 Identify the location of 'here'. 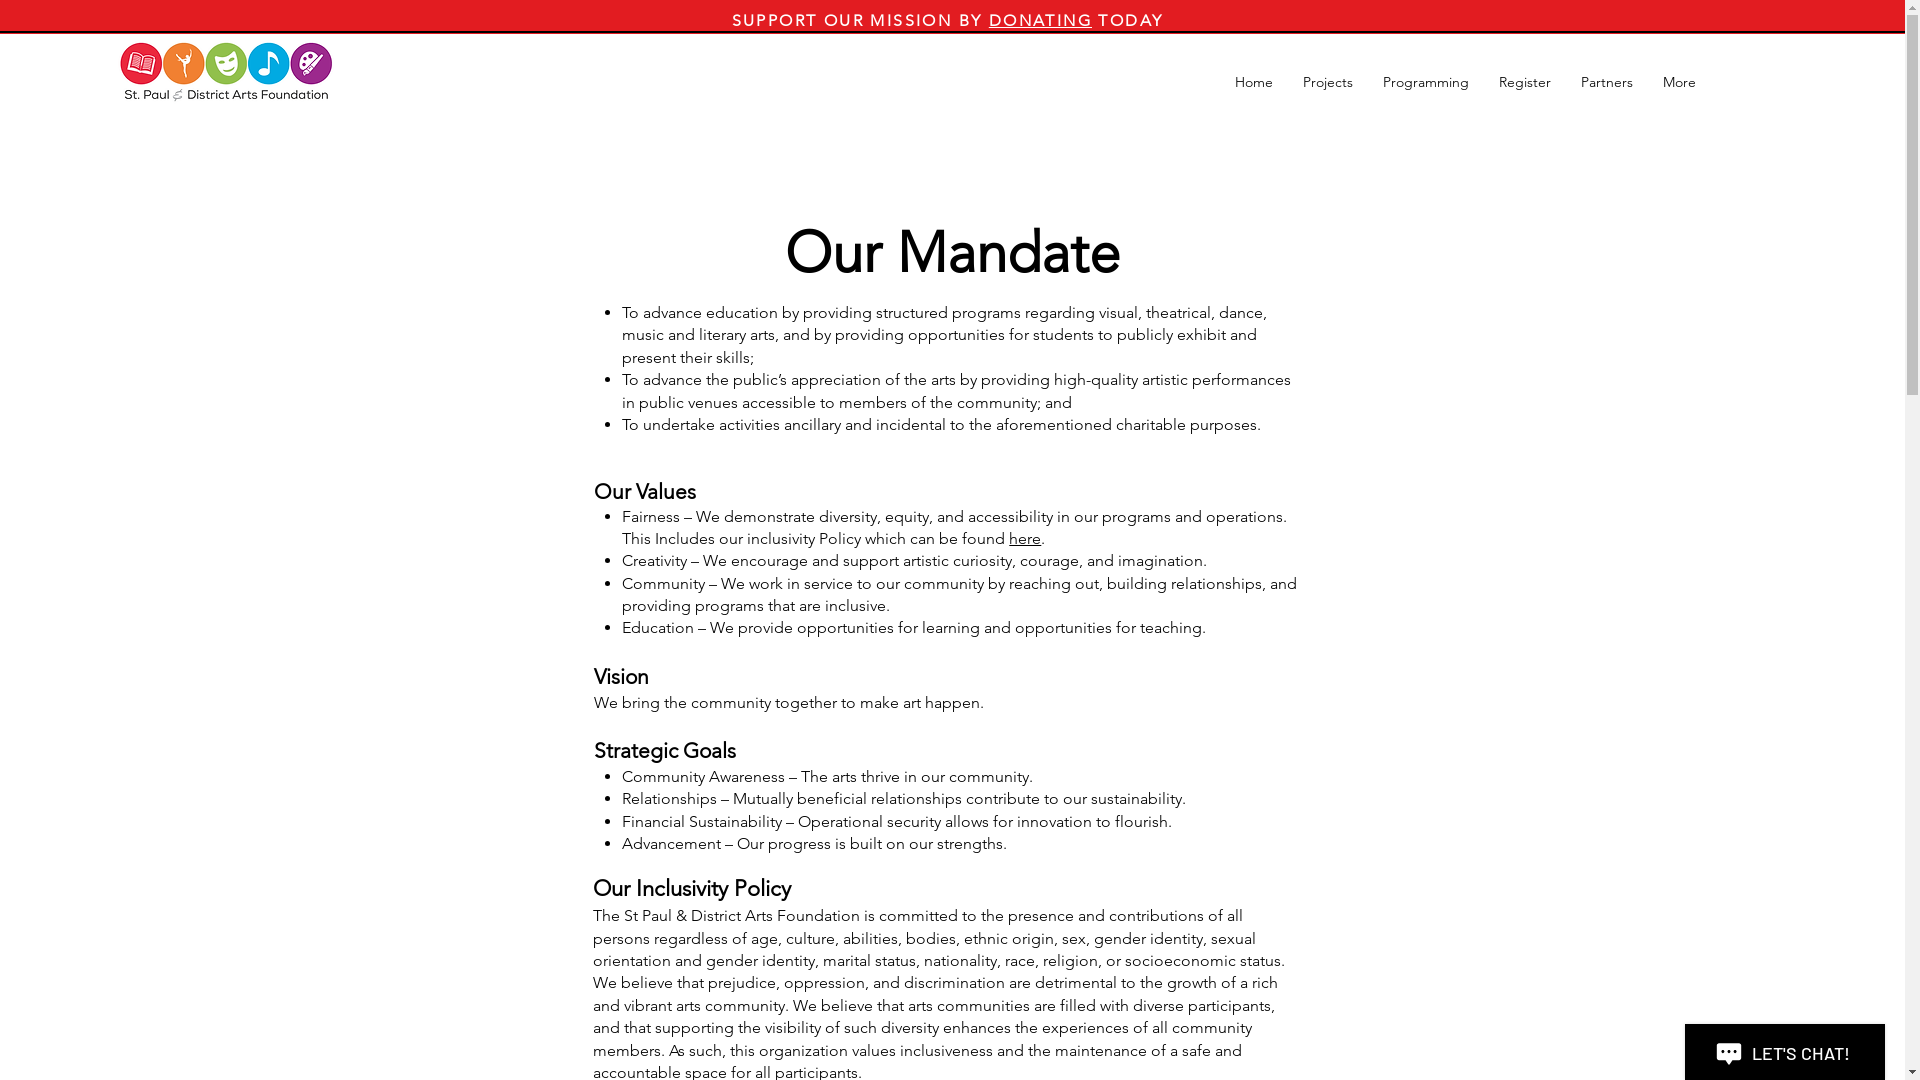
(1008, 537).